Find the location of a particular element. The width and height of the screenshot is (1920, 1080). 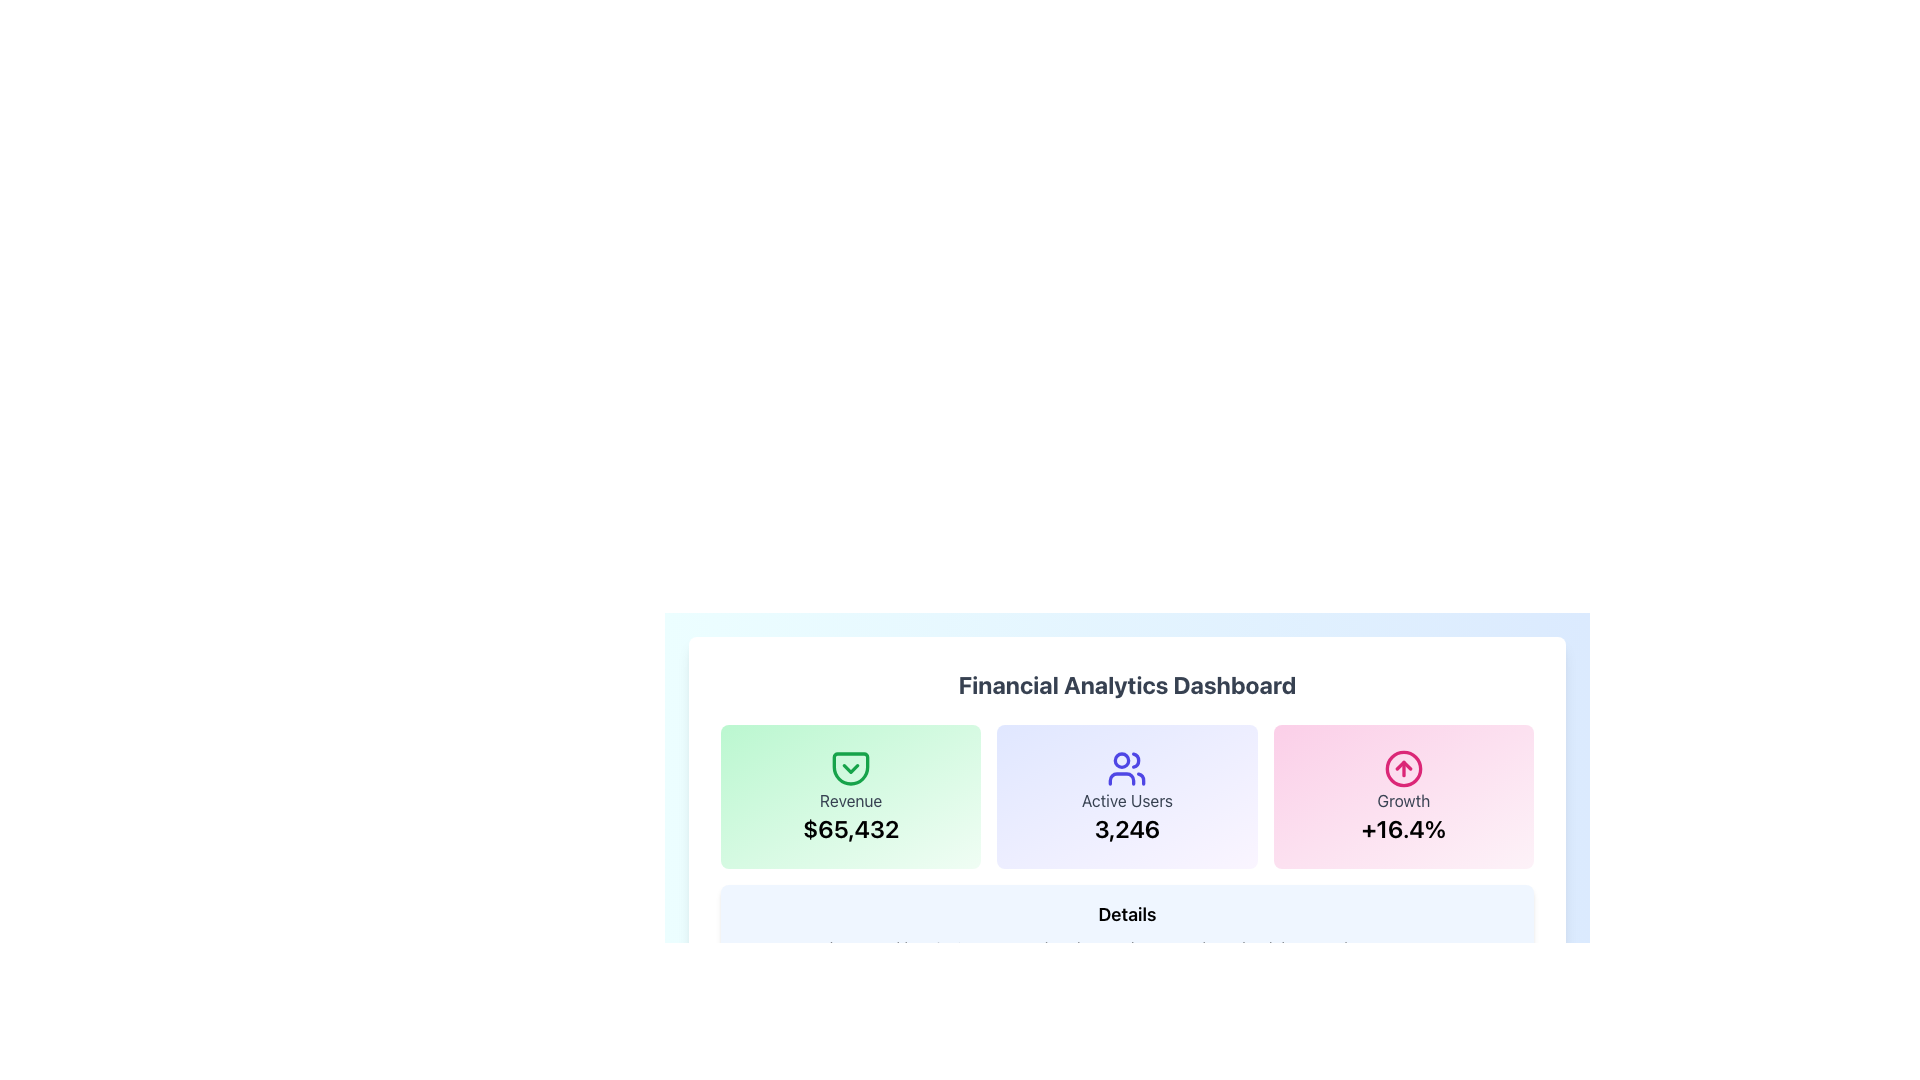

the Informative Box that displays the number of active users in the dashboard's analytics view by moving the cursor to its center is located at coordinates (1127, 851).